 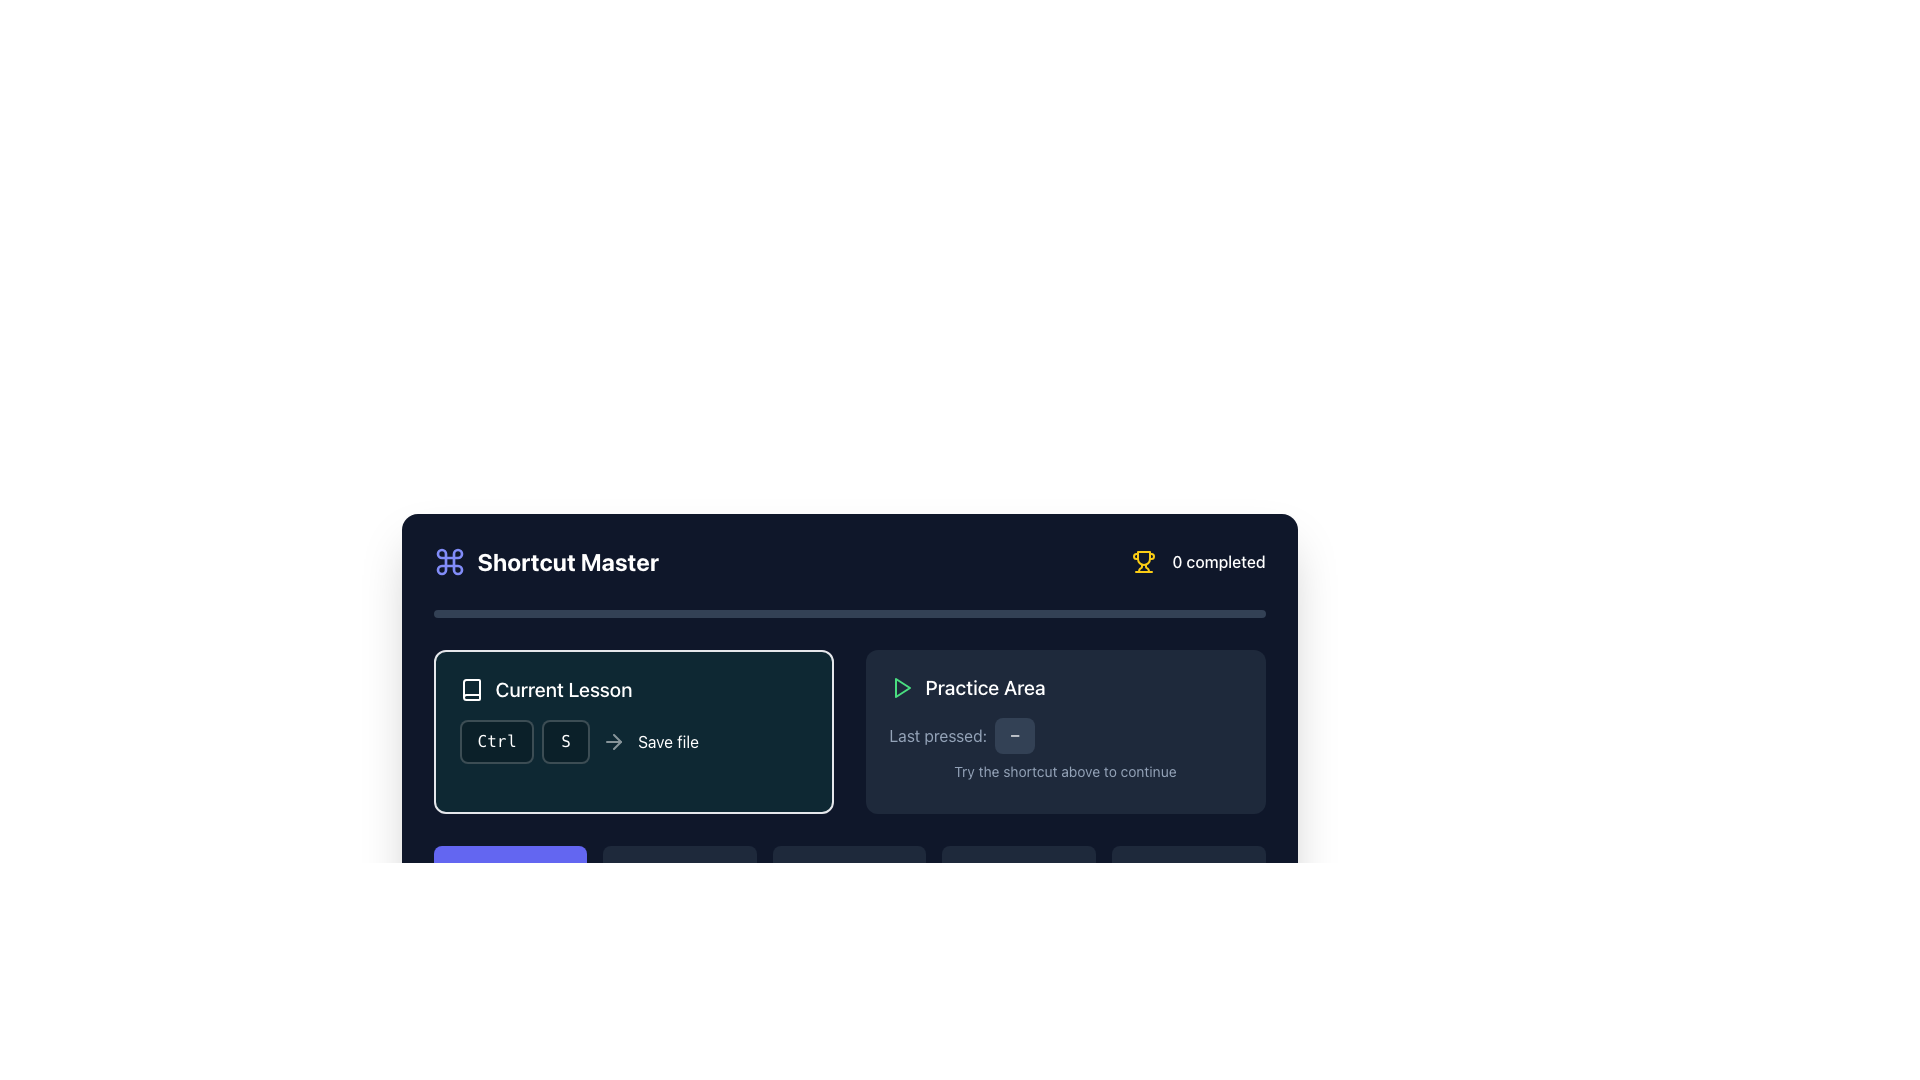 I want to click on the rightward-pointing arrow icon next to the 'Save file' text, located in the 'Current Lesson' section, immediately to the right of the 'S' button, so click(x=613, y=741).